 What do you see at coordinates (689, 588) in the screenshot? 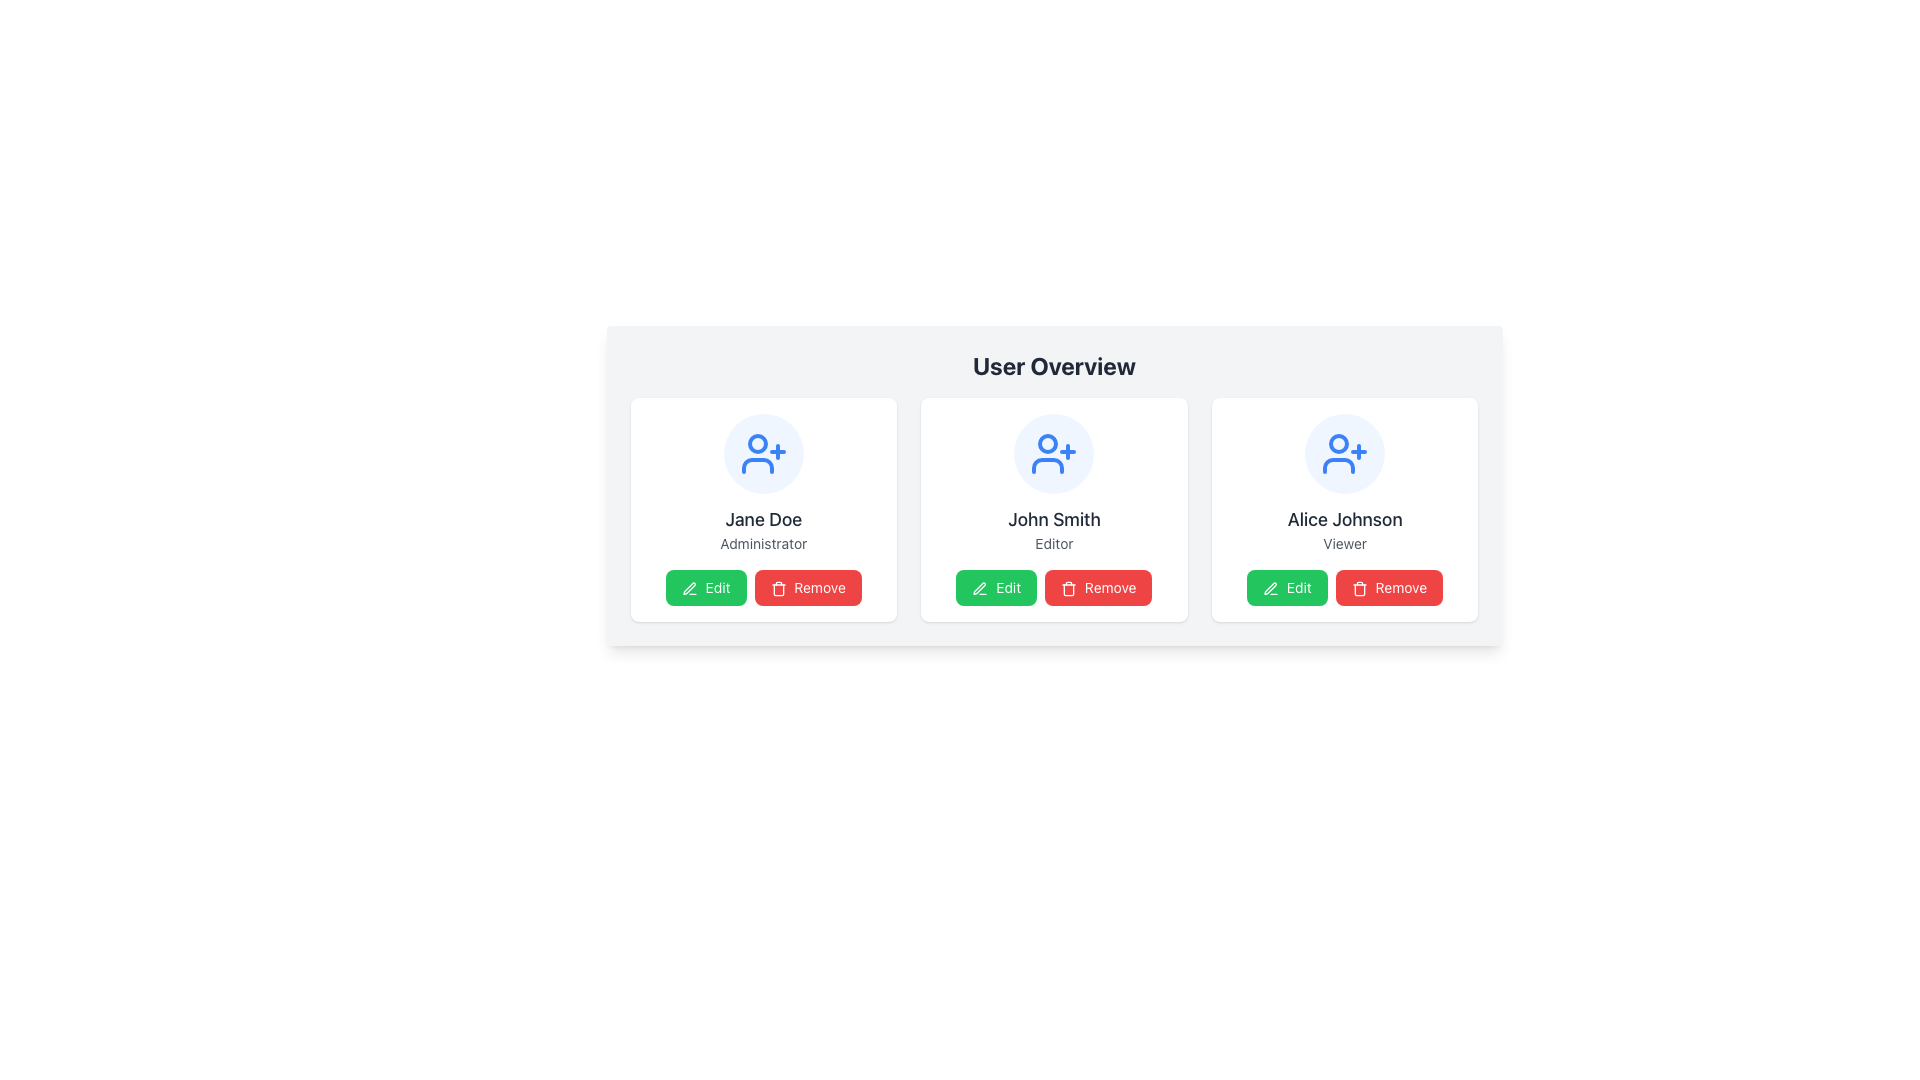
I see `the 'Edit' icon located to the left of the text 'Edit' in the button of Jane Doe's user card in the User Overview section` at bounding box center [689, 588].